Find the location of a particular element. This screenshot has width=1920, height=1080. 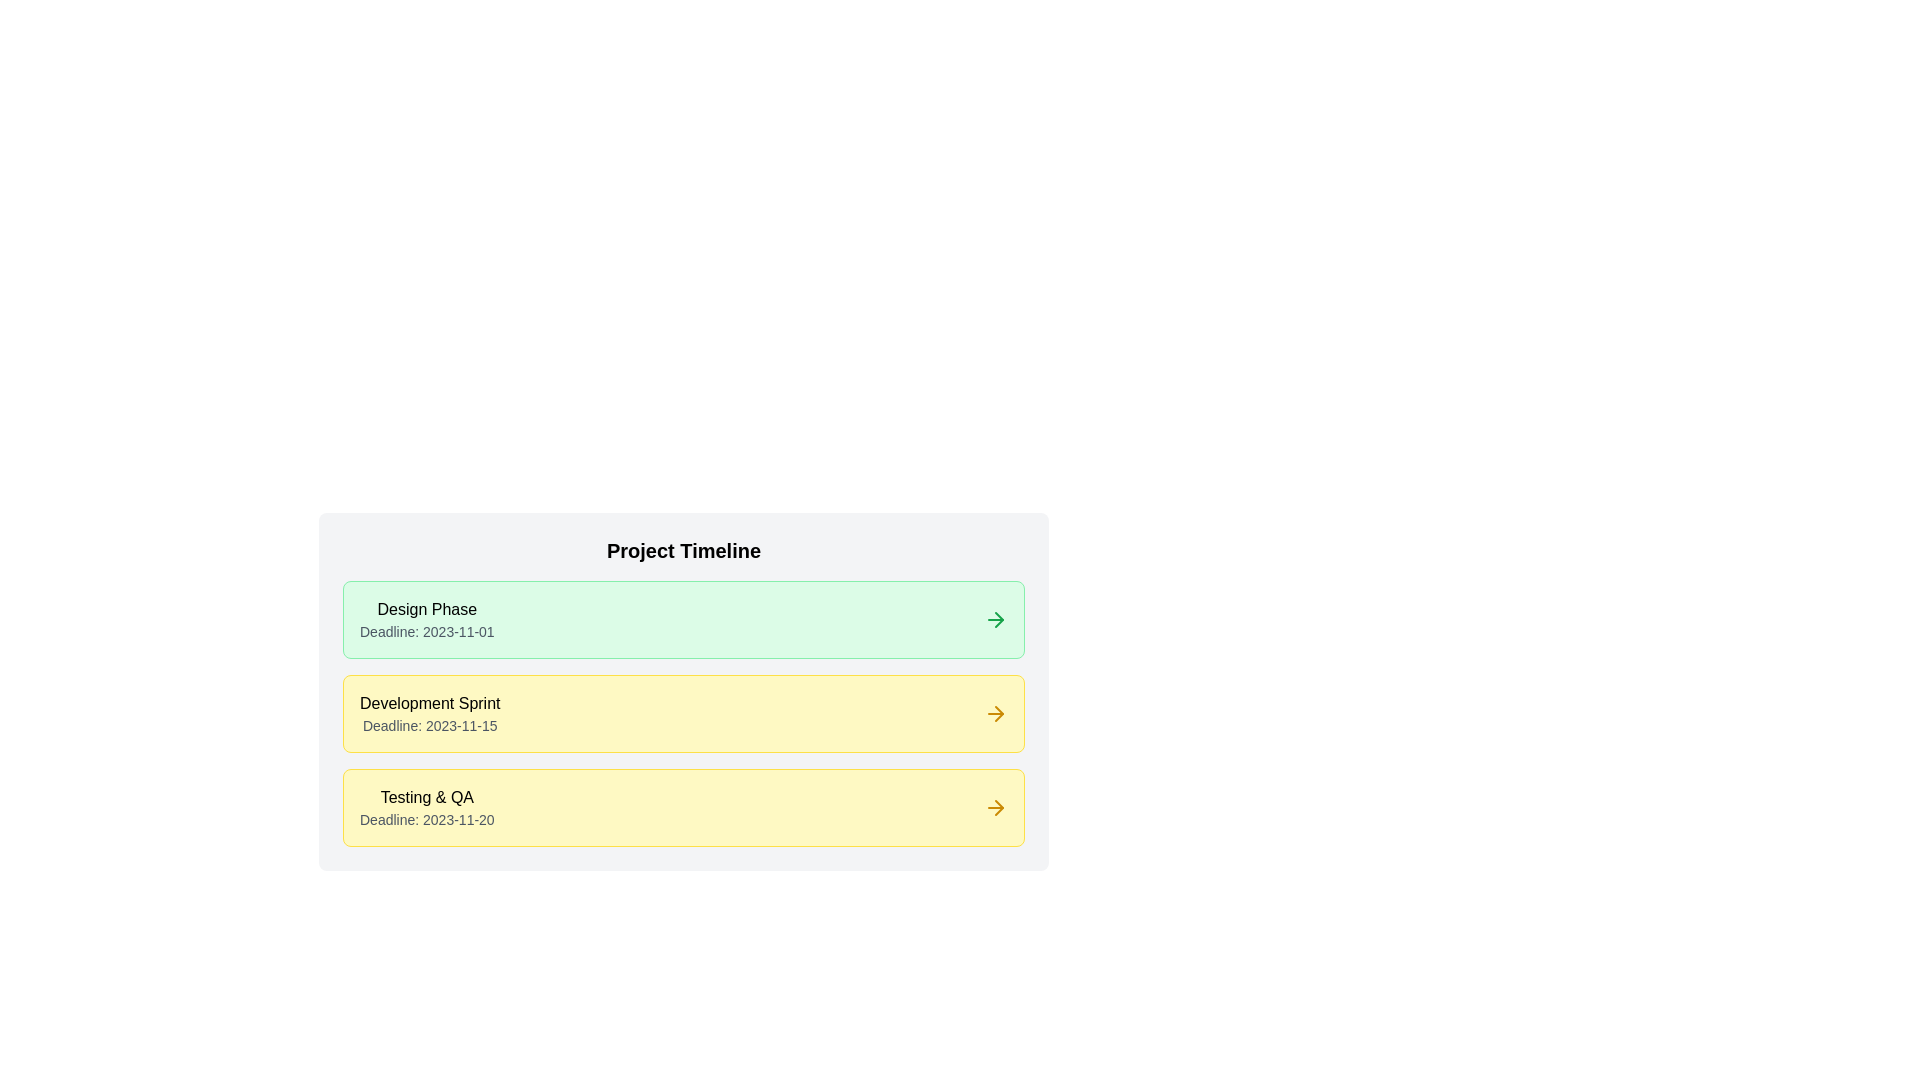

the heading element that indicates the title or purpose of the section detailing project phases or milestones is located at coordinates (684, 551).